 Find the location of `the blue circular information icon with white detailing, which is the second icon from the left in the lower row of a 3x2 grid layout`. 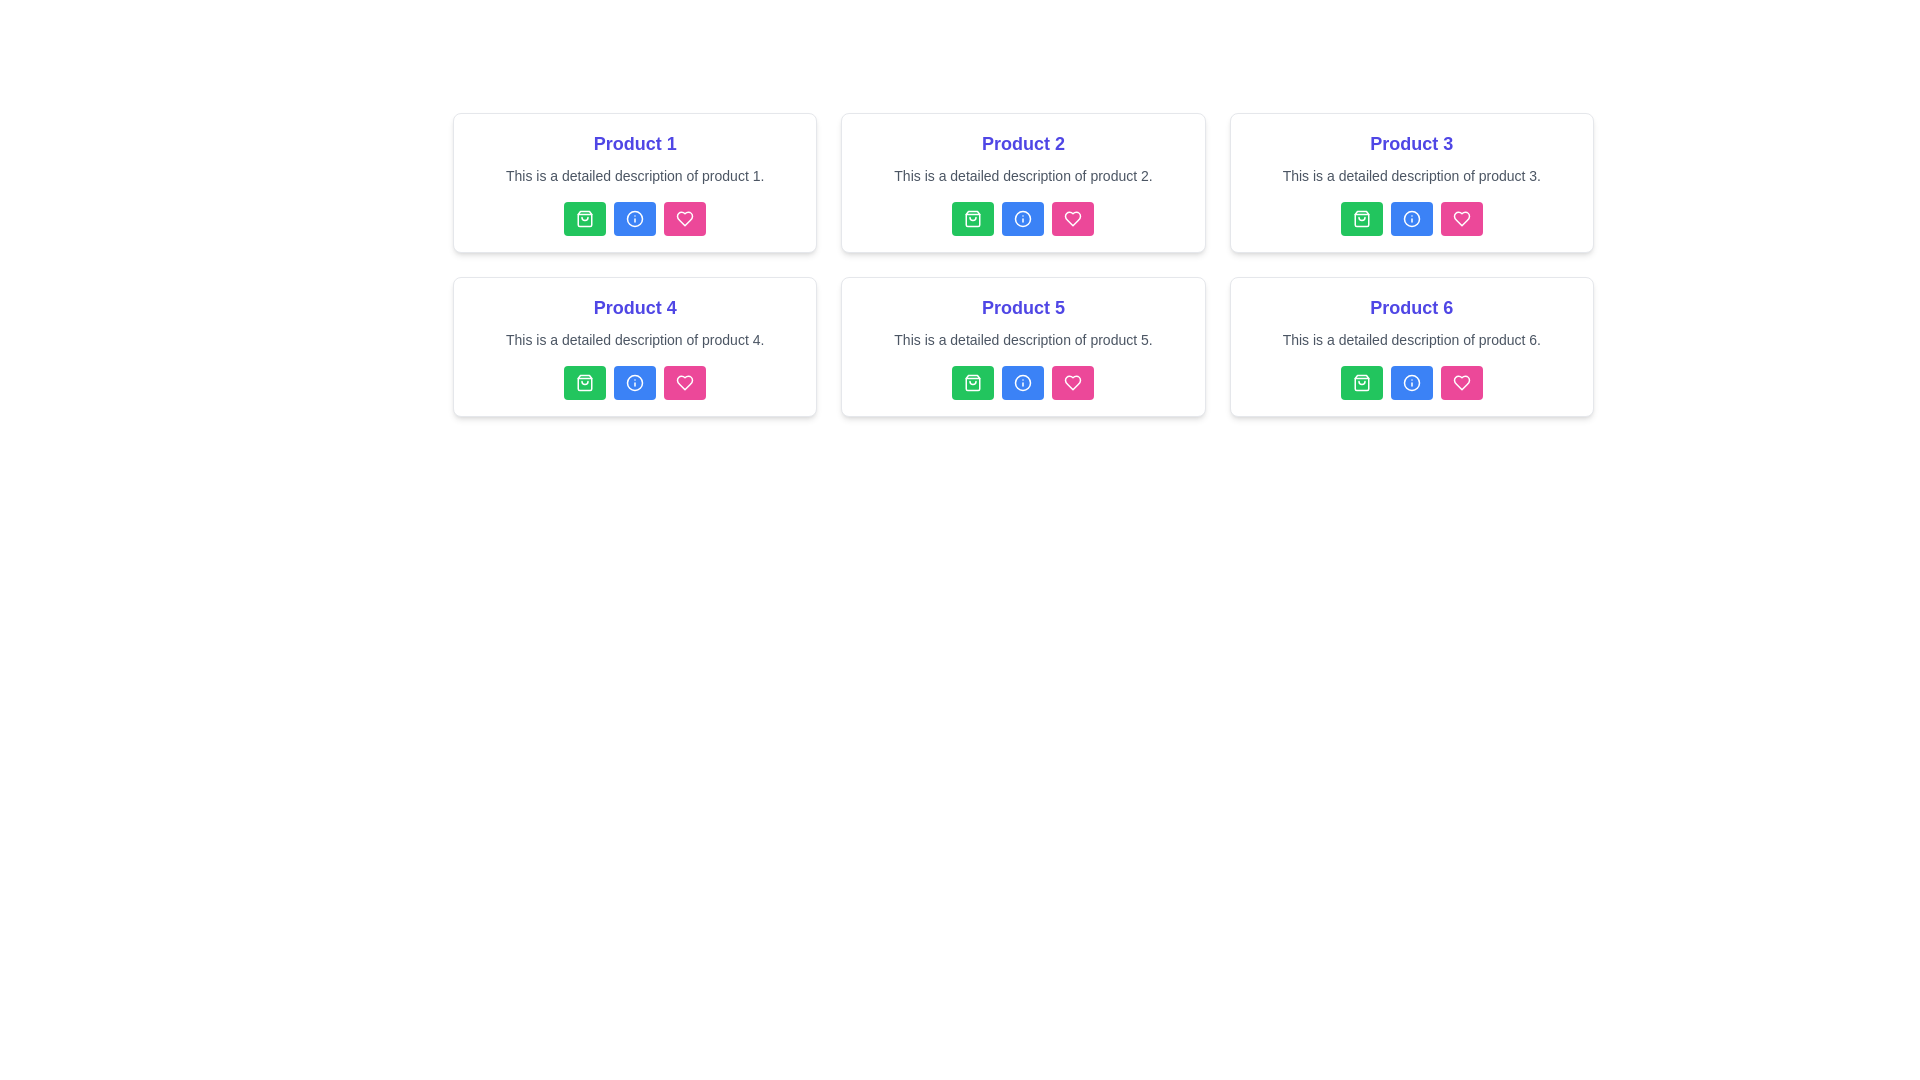

the blue circular information icon with white detailing, which is the second icon from the left in the lower row of a 3x2 grid layout is located at coordinates (1410, 382).